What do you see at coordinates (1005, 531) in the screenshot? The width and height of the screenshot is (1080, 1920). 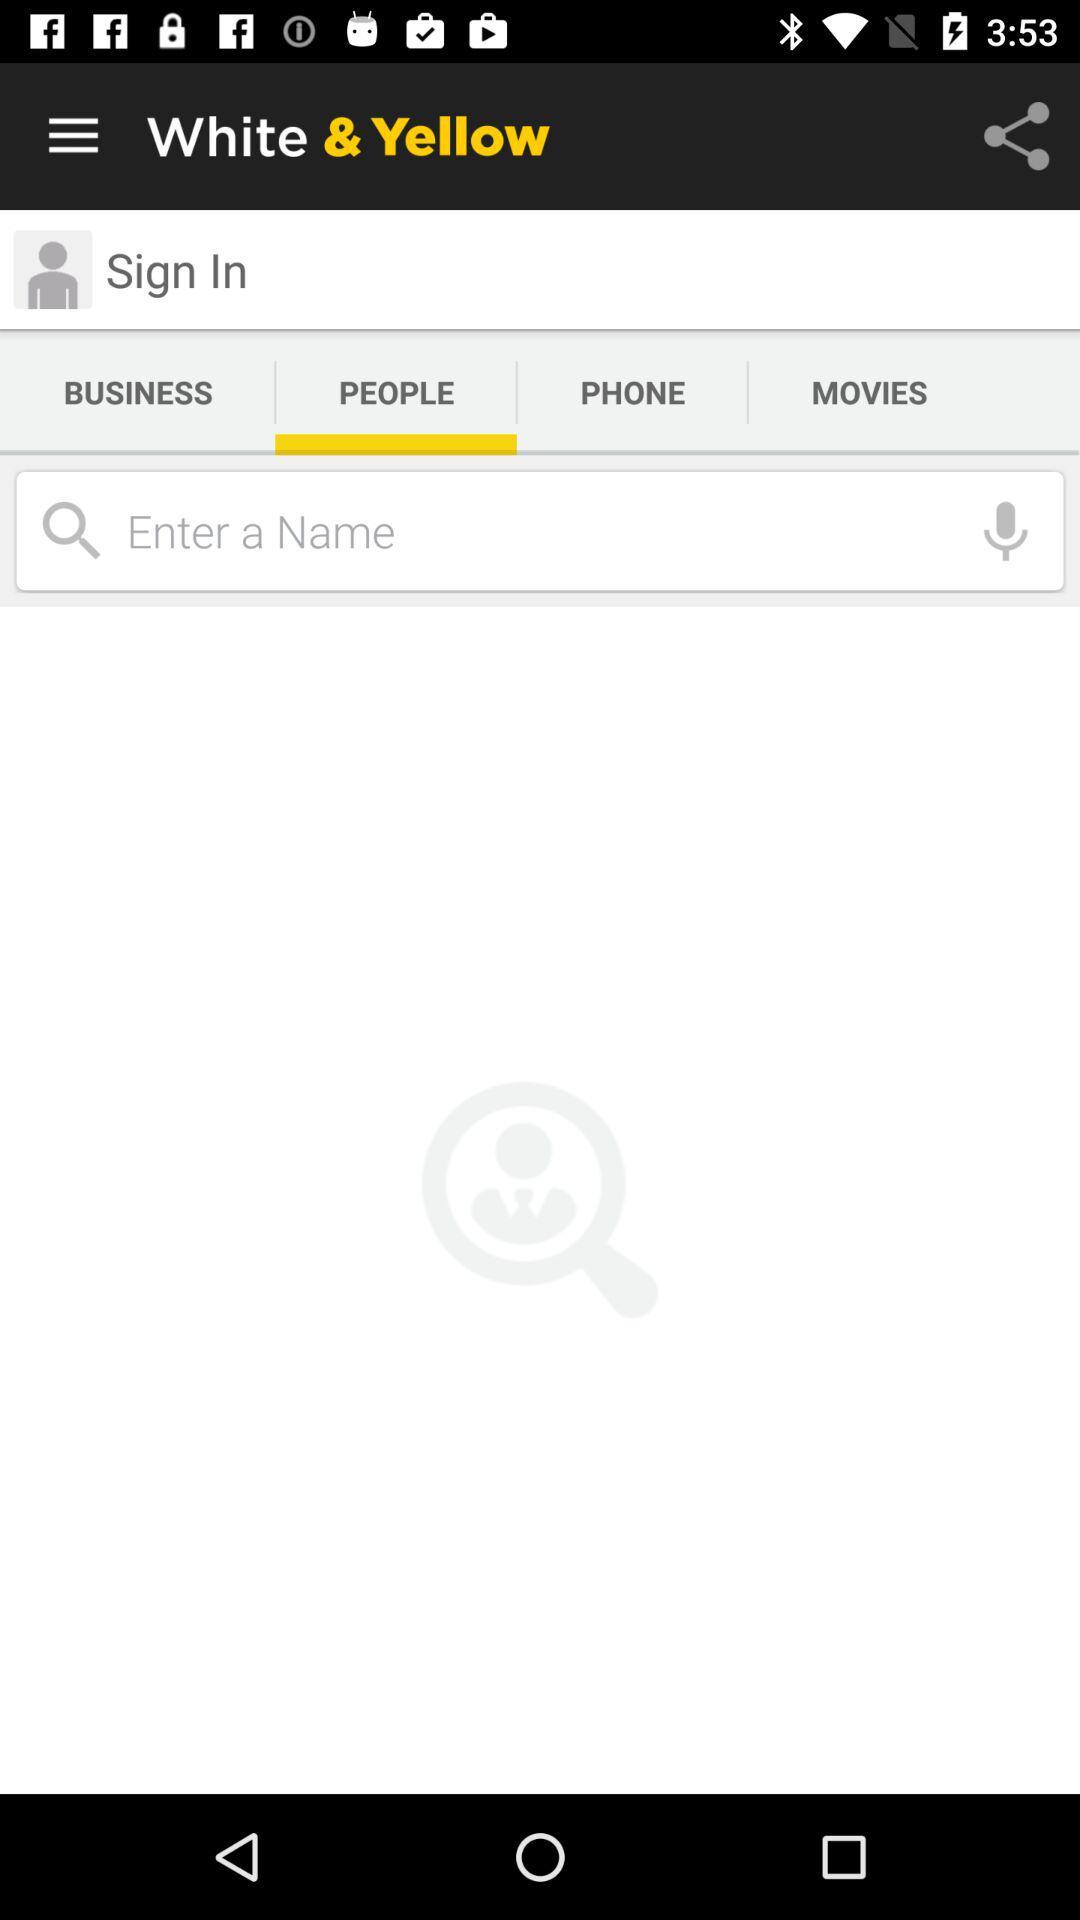 I see `the microphone icon` at bounding box center [1005, 531].